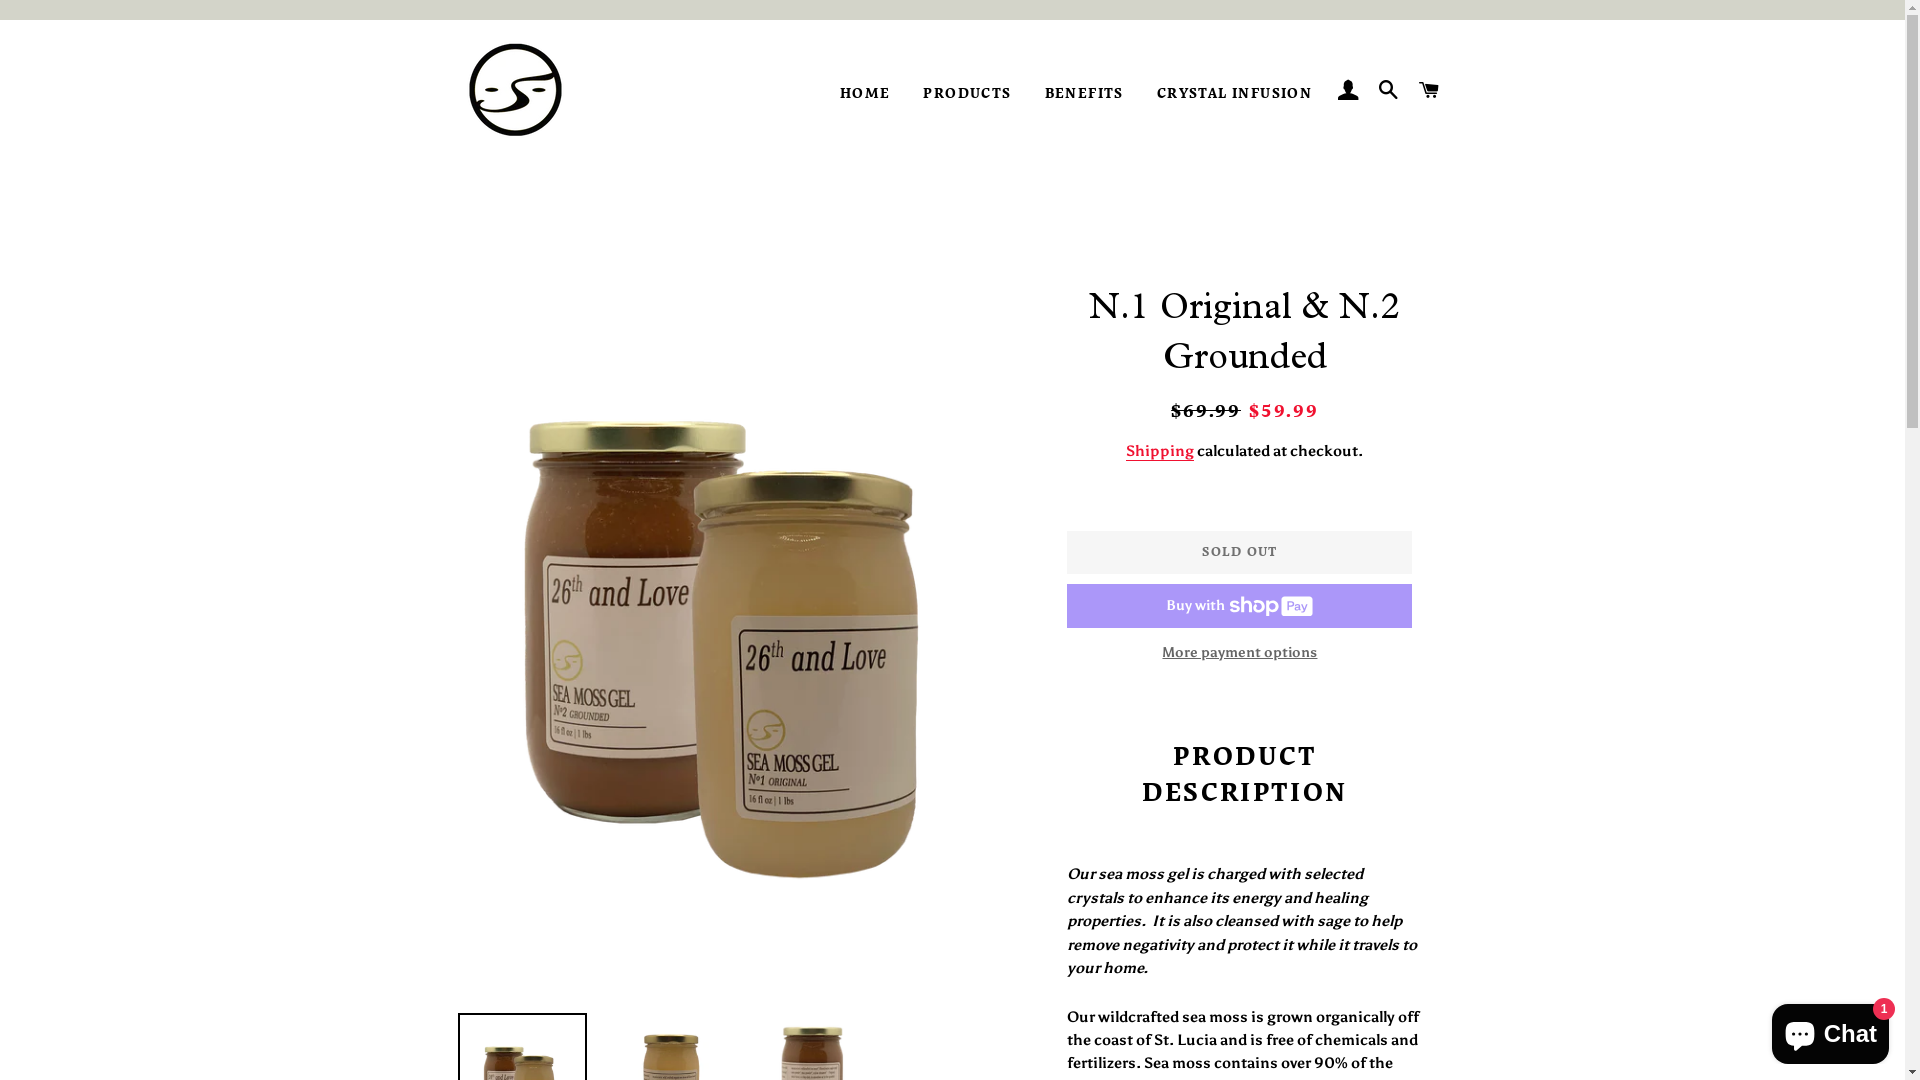 This screenshot has width=1920, height=1080. What do you see at coordinates (1388, 92) in the screenshot?
I see `'SEARCH'` at bounding box center [1388, 92].